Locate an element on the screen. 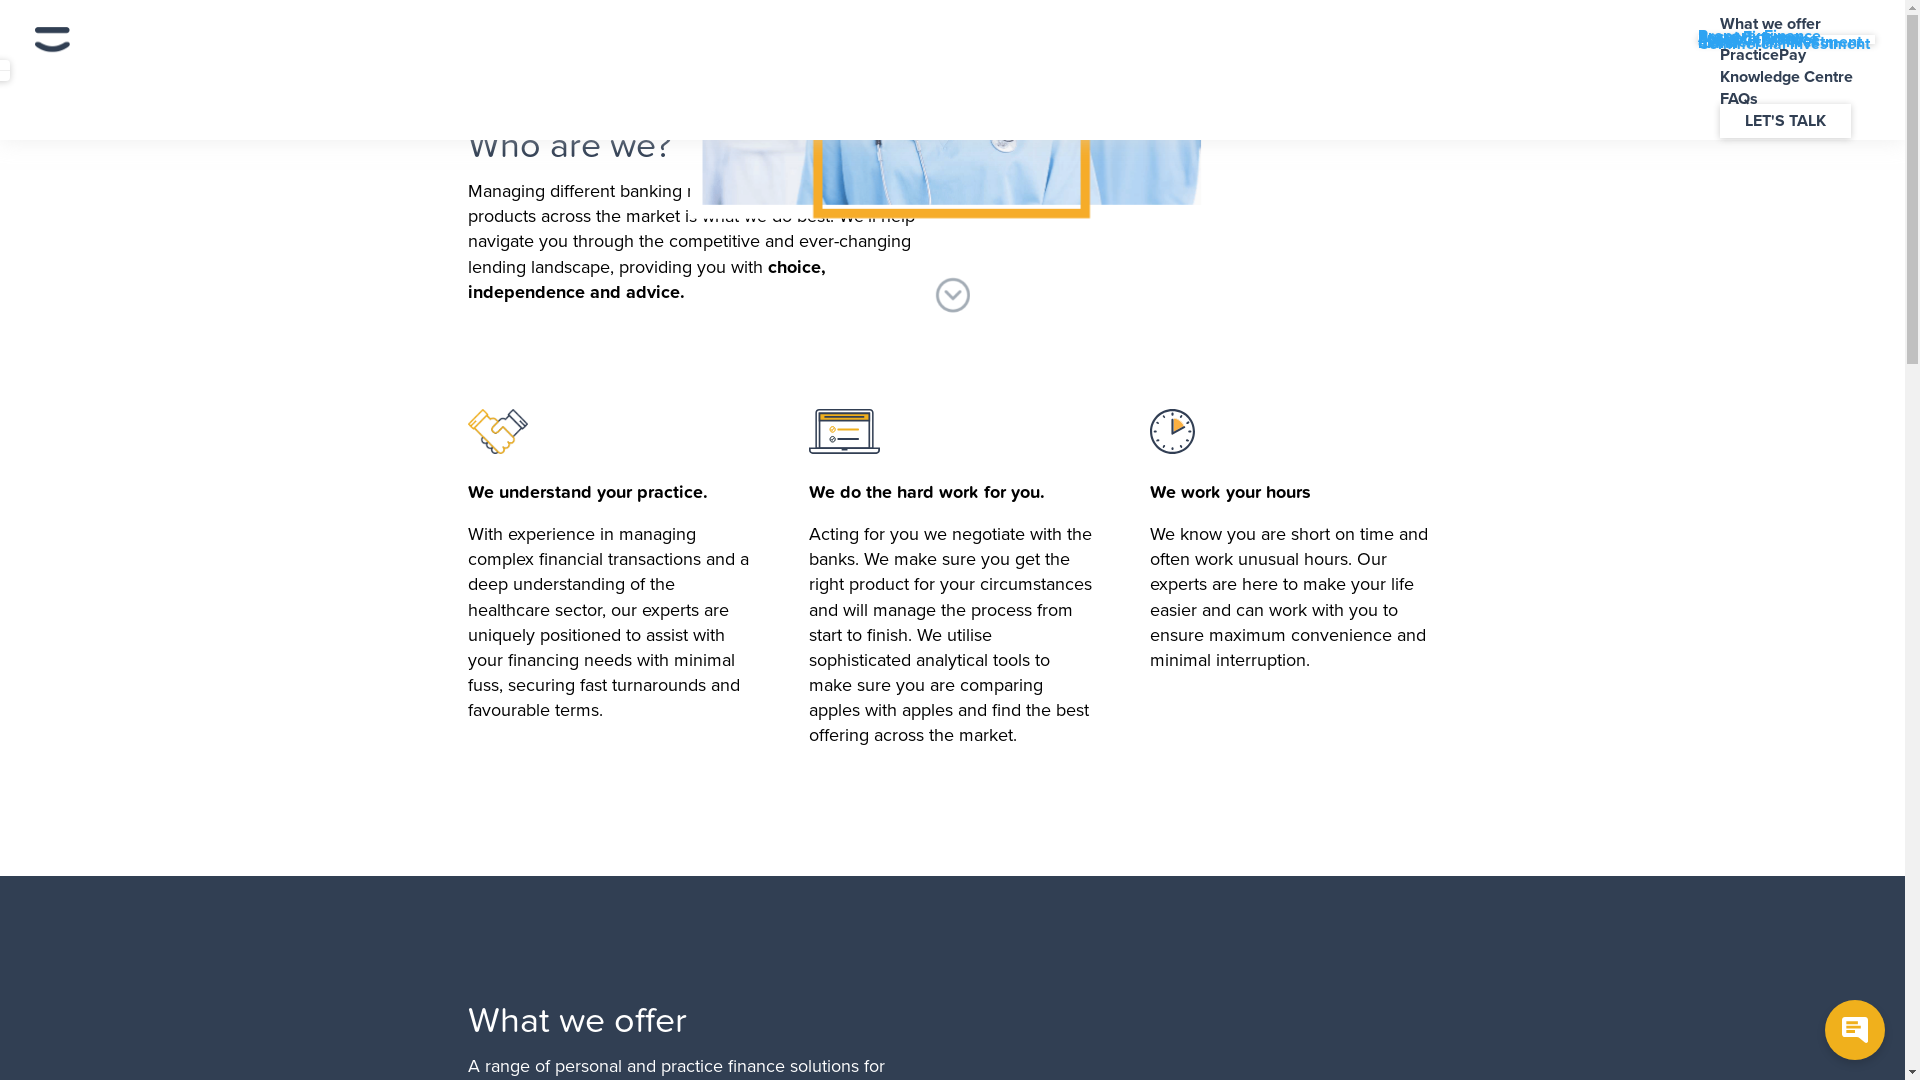 This screenshot has width=1920, height=1080. 'LET'S TALK' is located at coordinates (1785, 120).